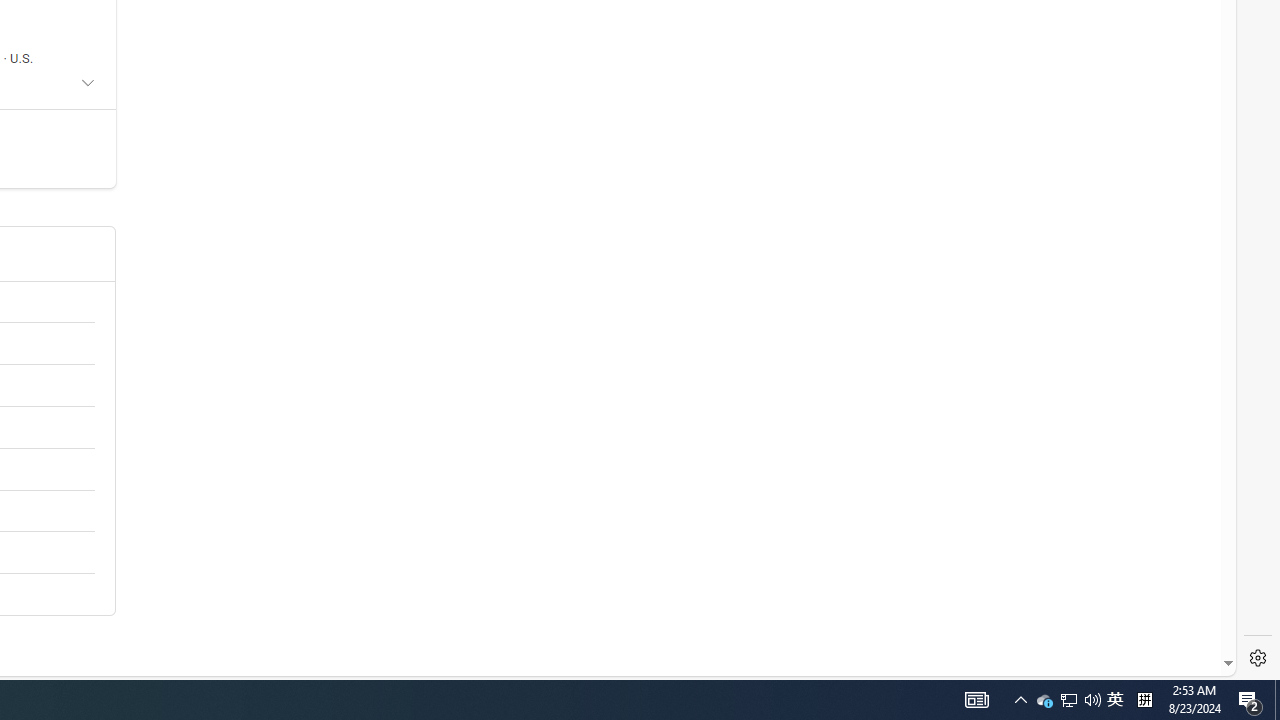  I want to click on 'AutomationID: mfa_root', so click(1153, 602).